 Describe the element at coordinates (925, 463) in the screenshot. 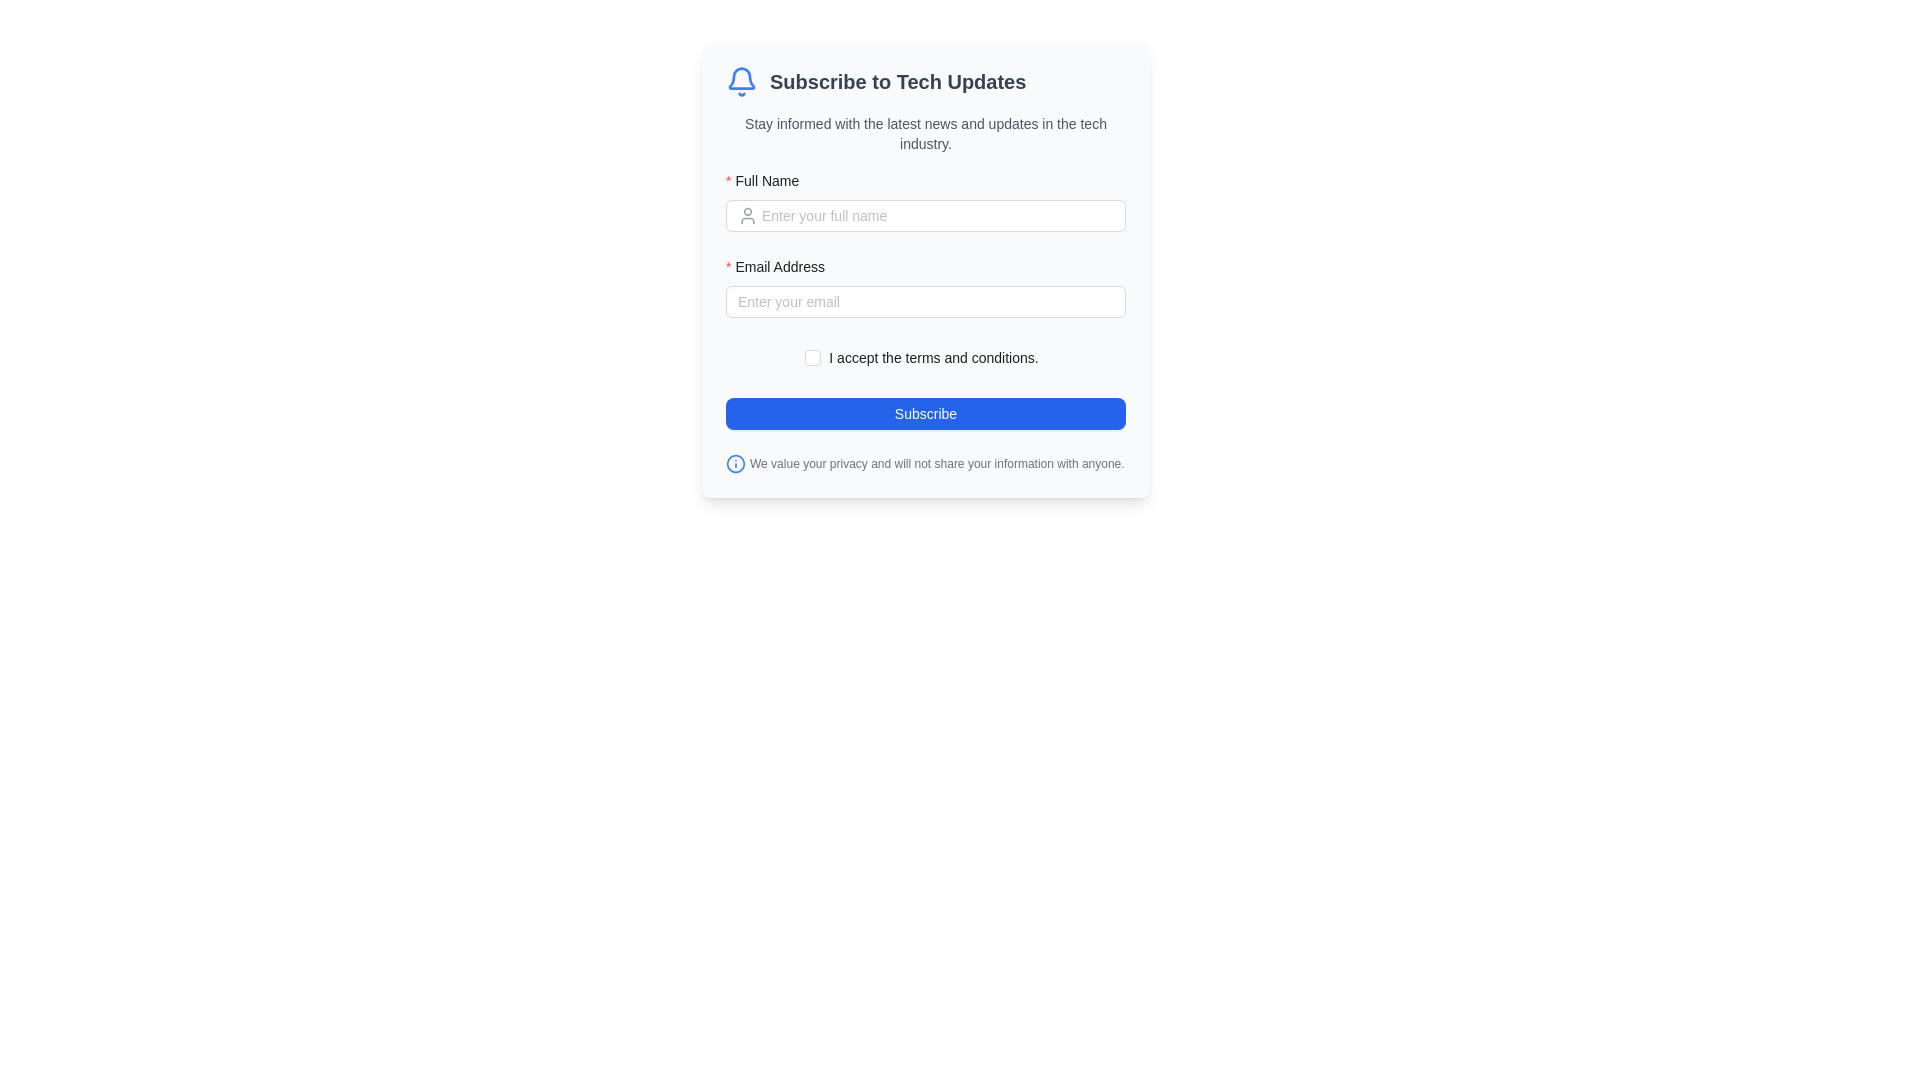

I see `the privacy notice text block with a blue information icon, located centrally below the 'Subscribe' button` at that location.